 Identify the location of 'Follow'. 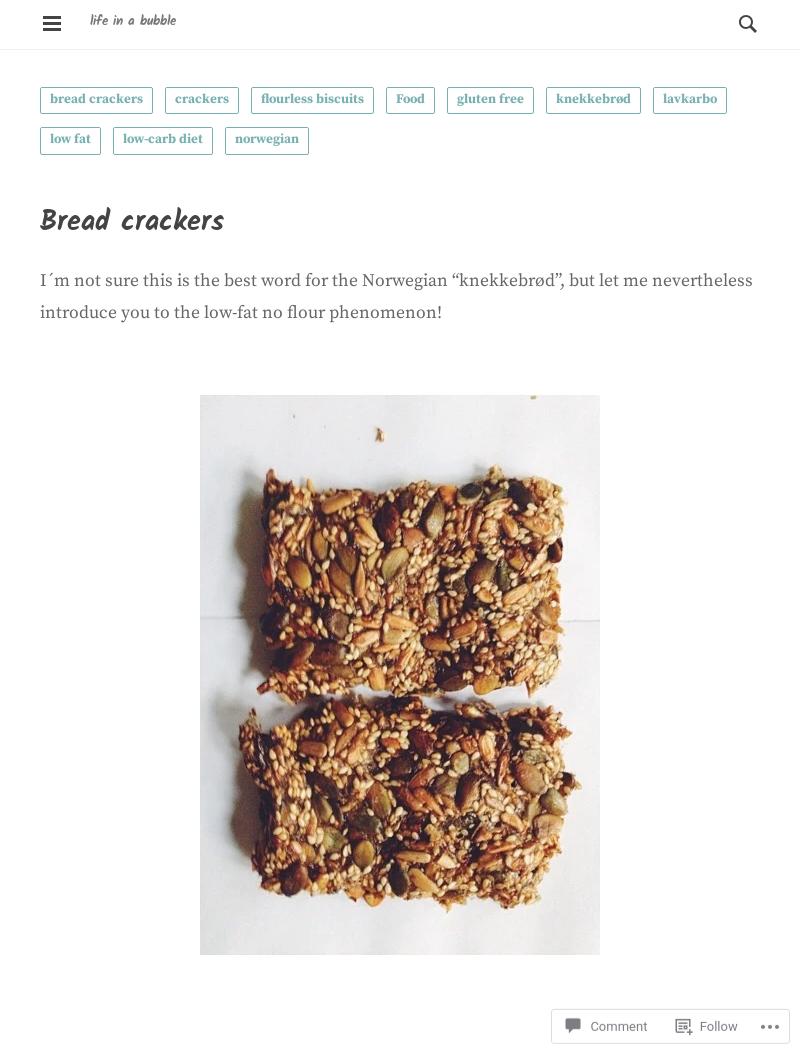
(717, 972).